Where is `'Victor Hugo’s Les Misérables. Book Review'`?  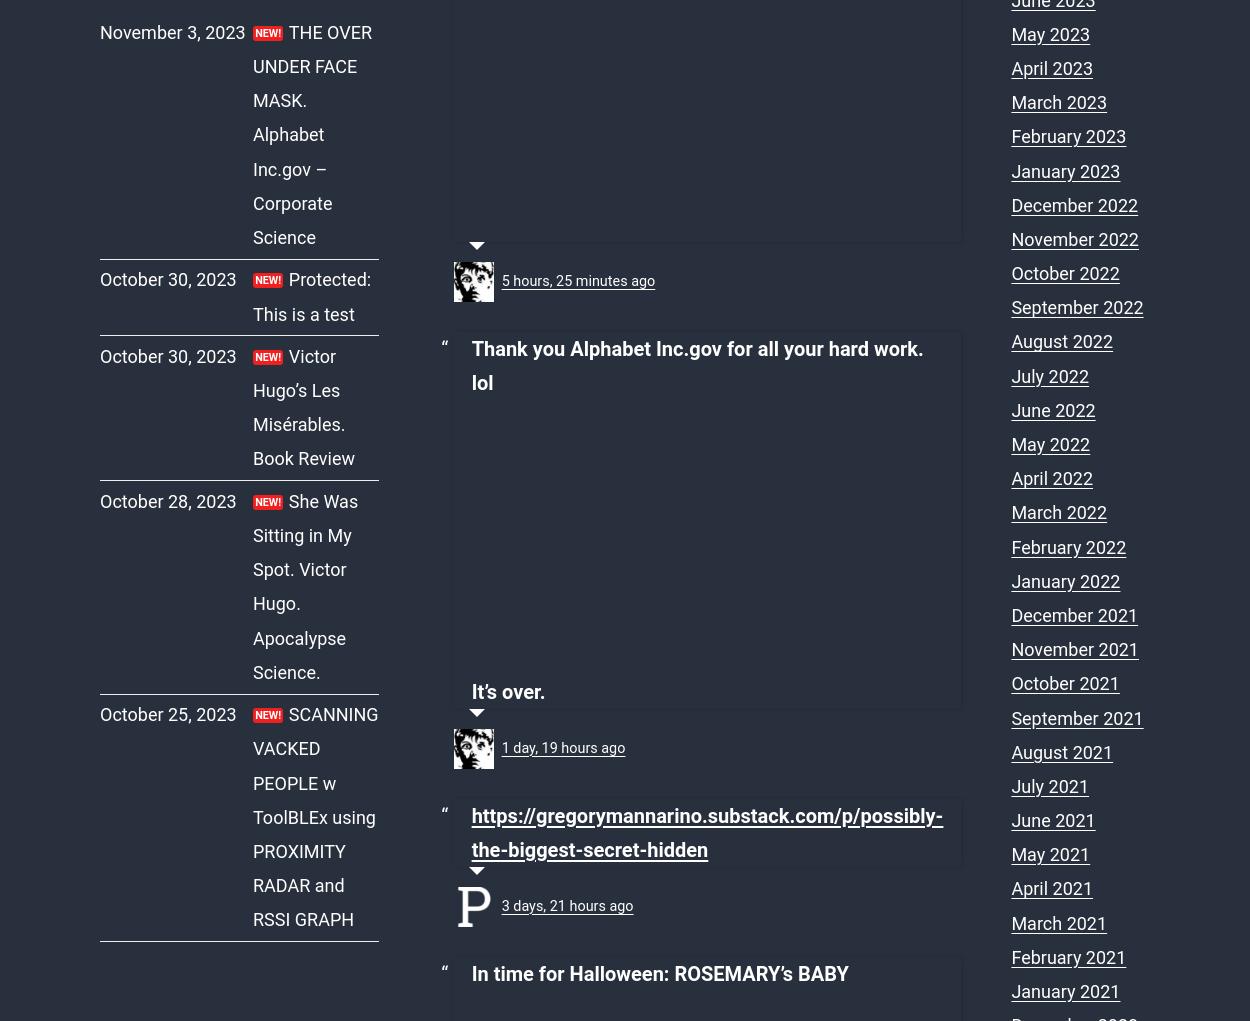
'Victor Hugo’s Les Misérables. Book Review' is located at coordinates (304, 405).